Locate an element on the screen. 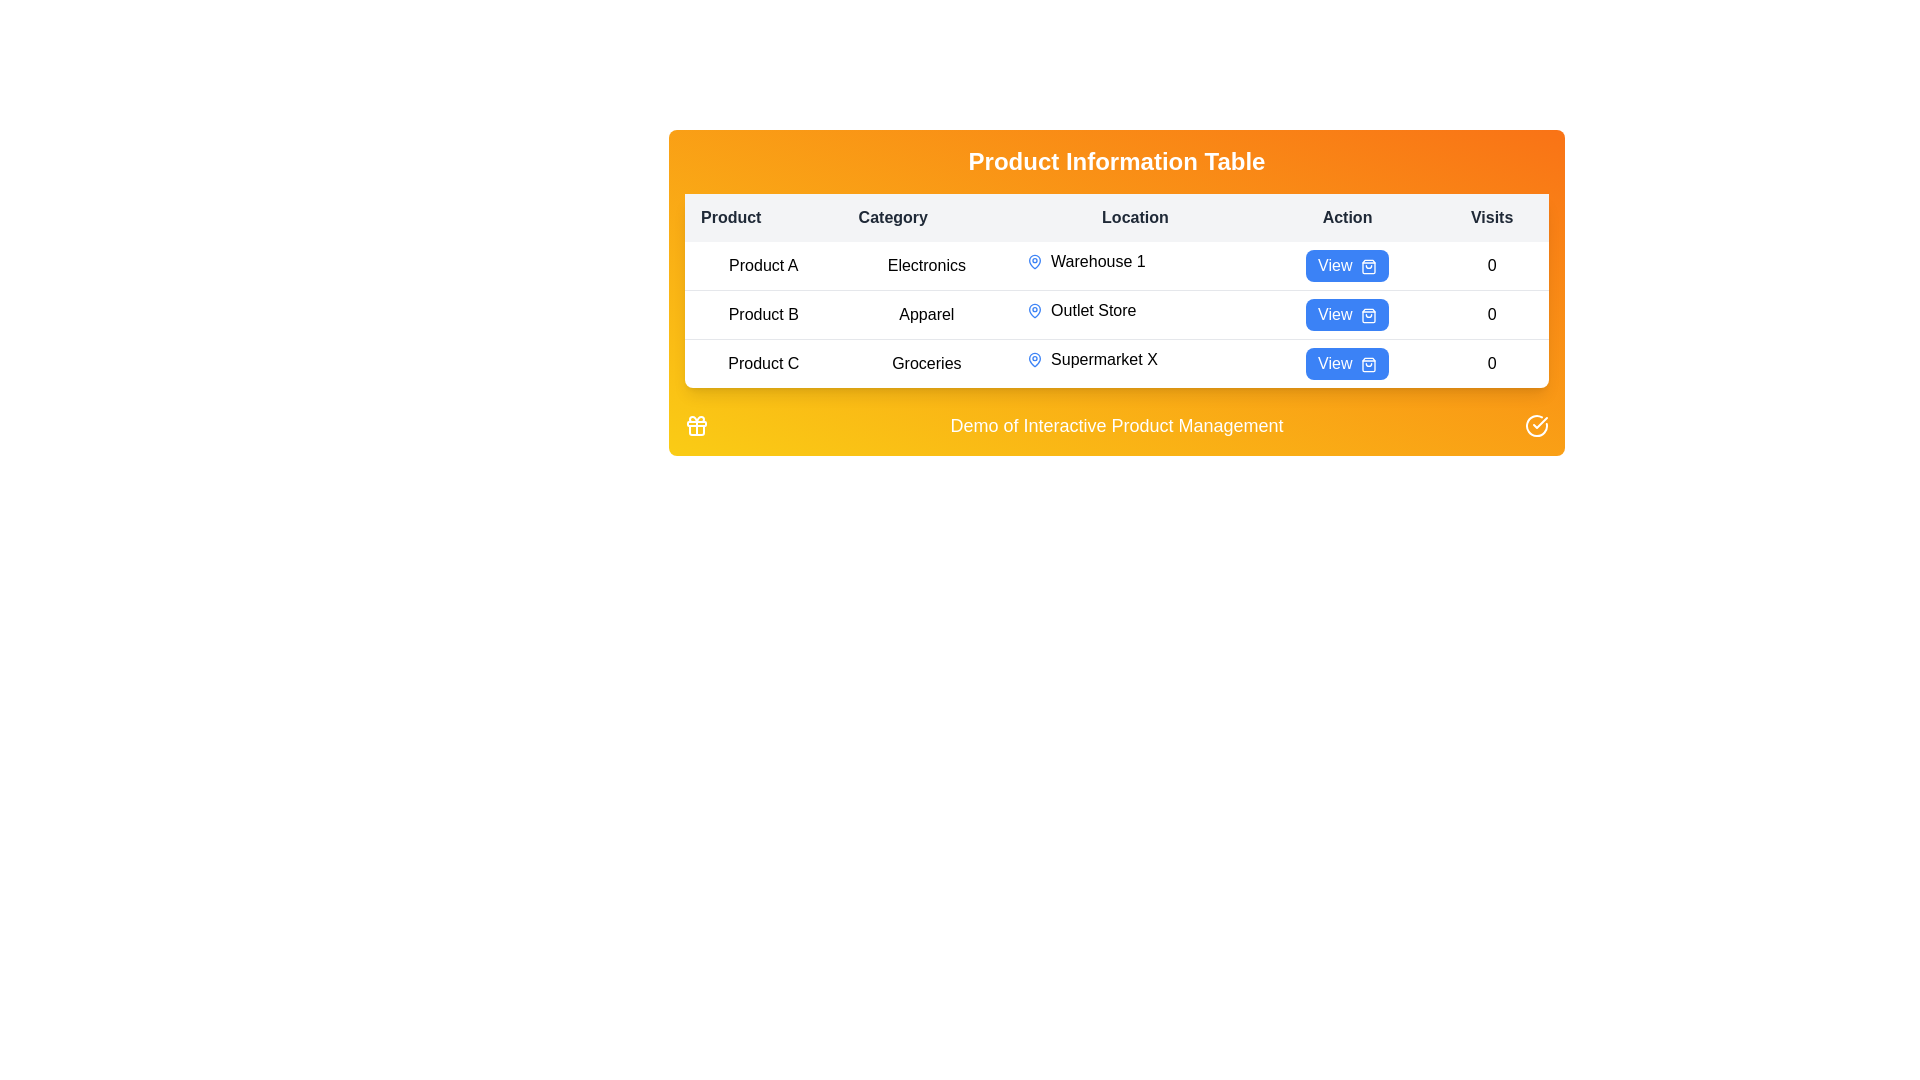  the button with a blue background and white text reading 'View', located in the 'Action' column of the second row in the table is located at coordinates (1347, 315).